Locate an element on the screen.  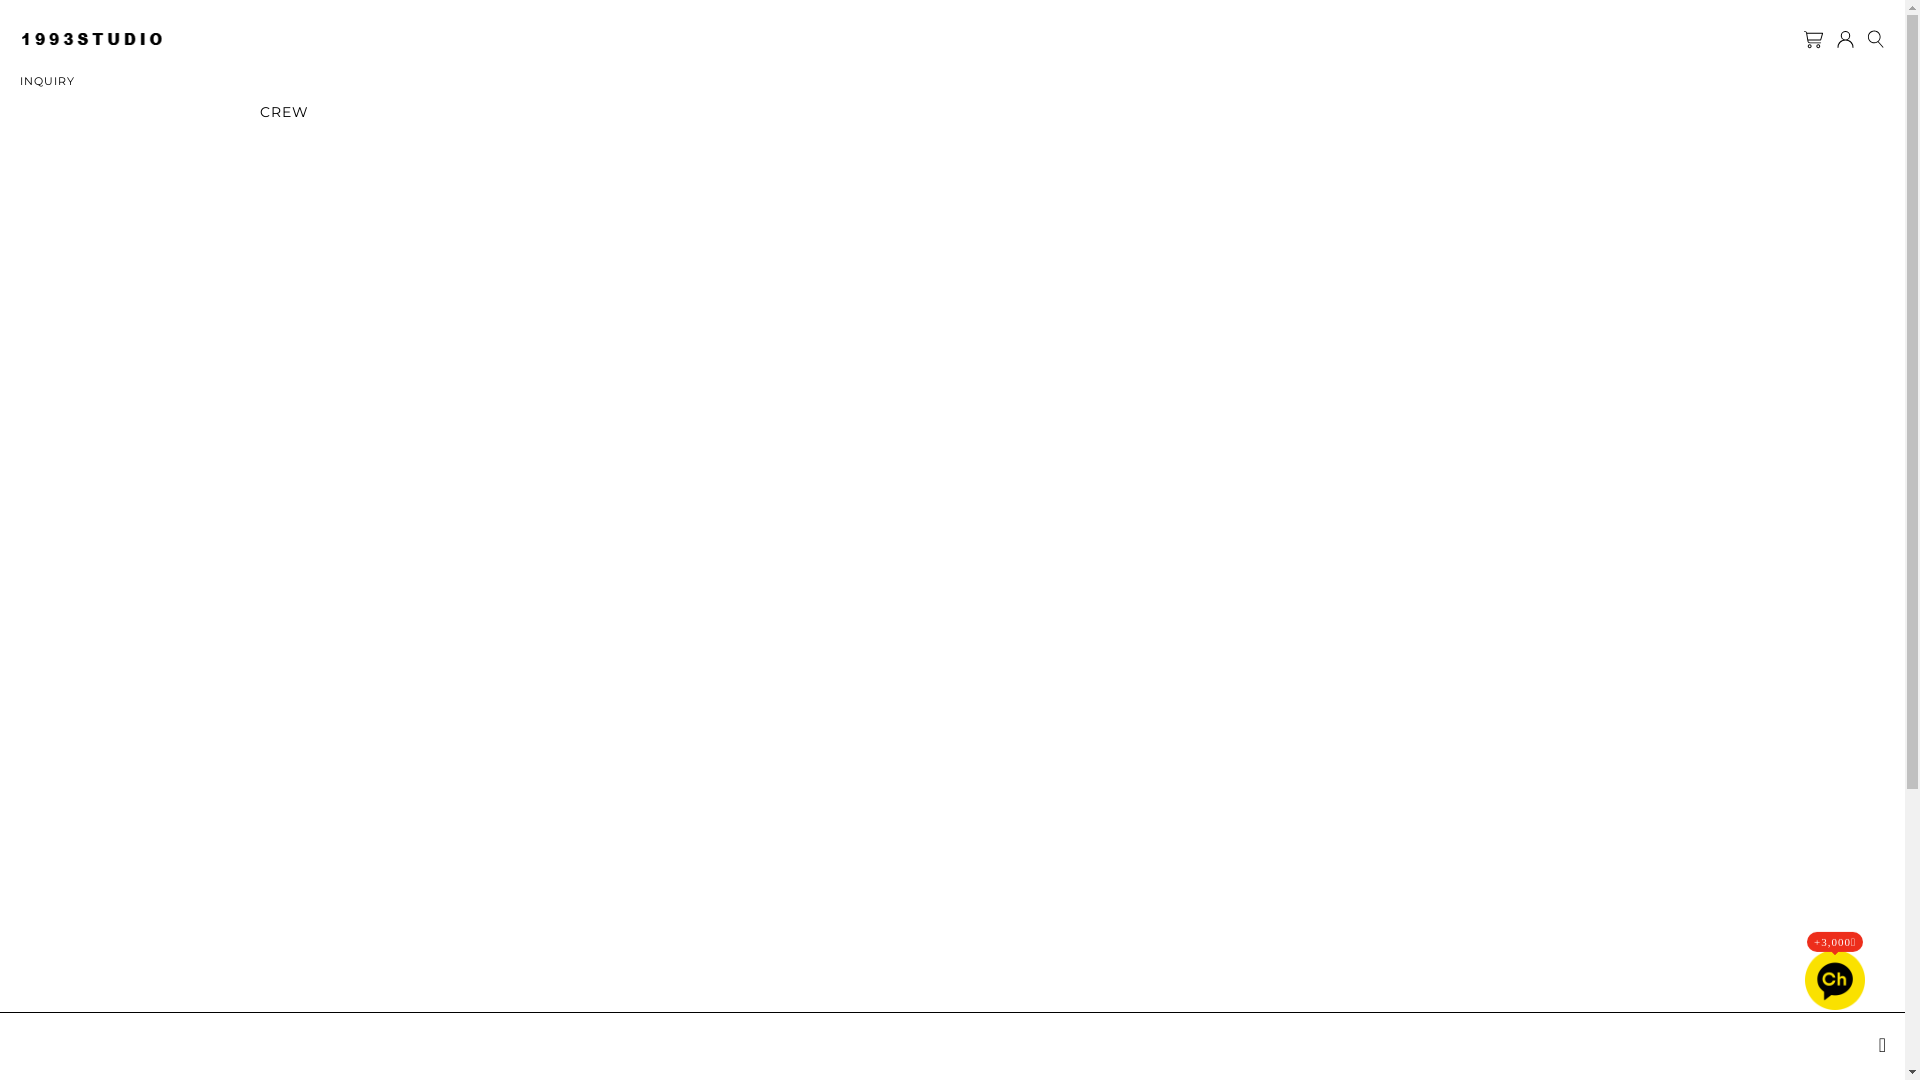
'INQUIRY' is located at coordinates (47, 80).